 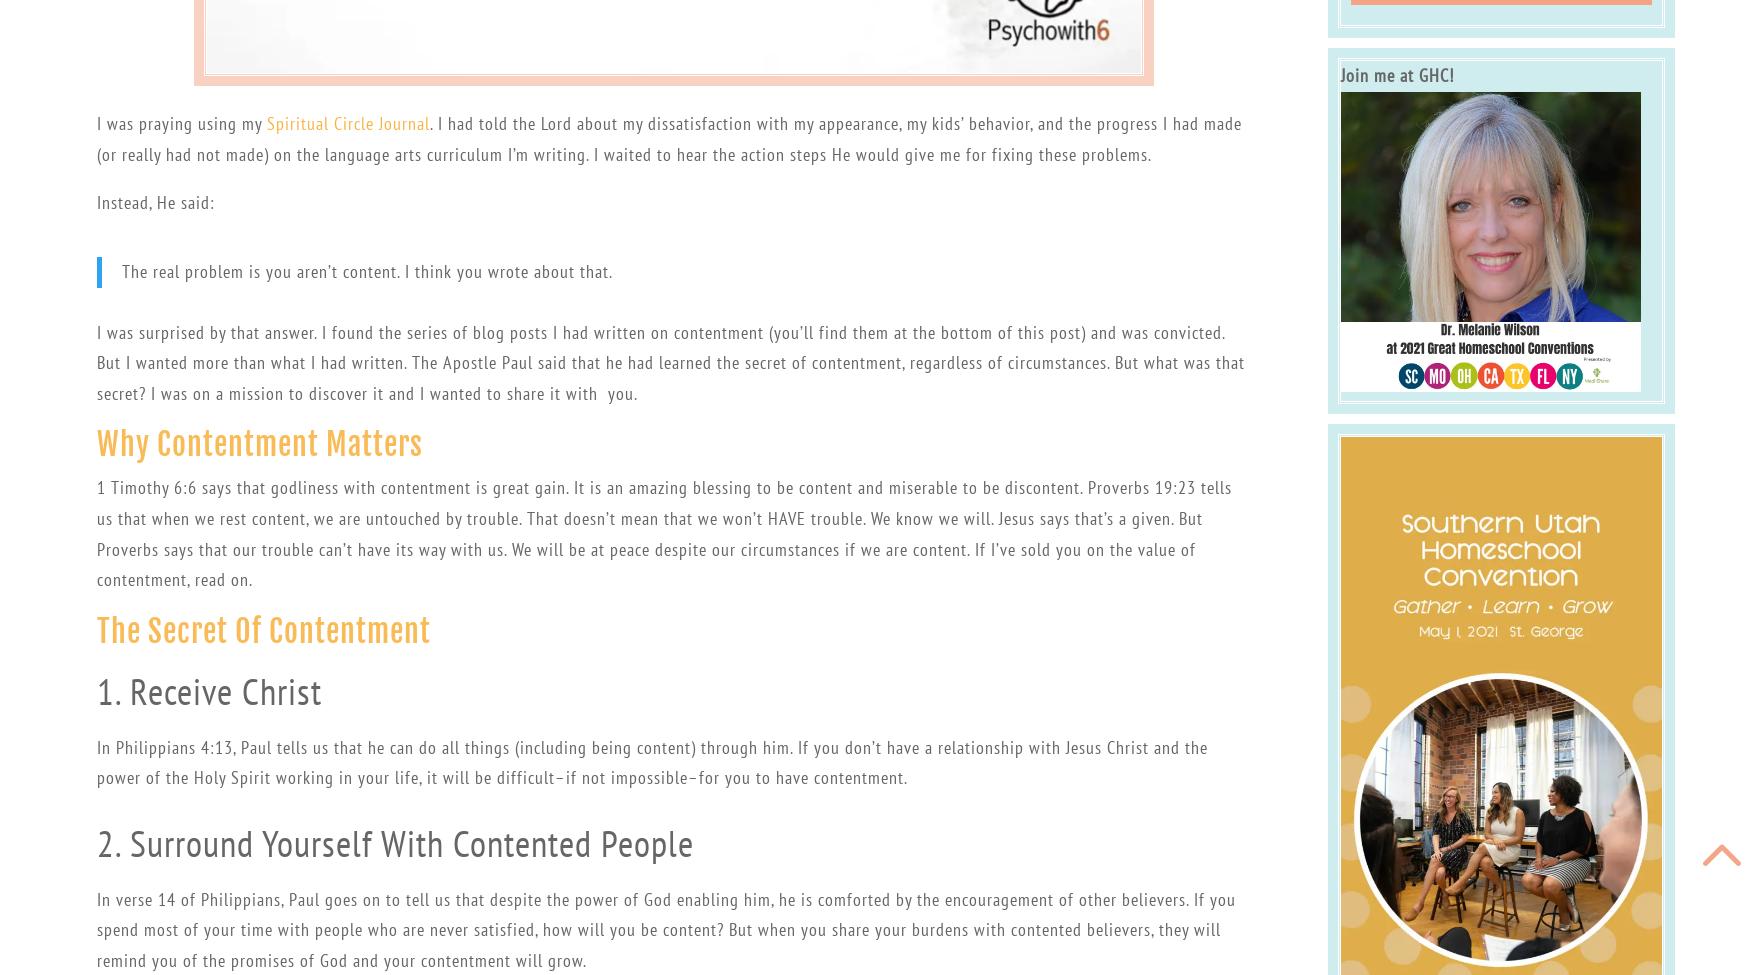 I want to click on '. I had told the Lord about my dissatisfaction with my appearance, my kids’ behavior, and the progress I had made (or really had not made) on the language arts curriculum I’m writing. I waited to hear the action steps He would give me for fixing these problems.', so click(x=667, y=137).